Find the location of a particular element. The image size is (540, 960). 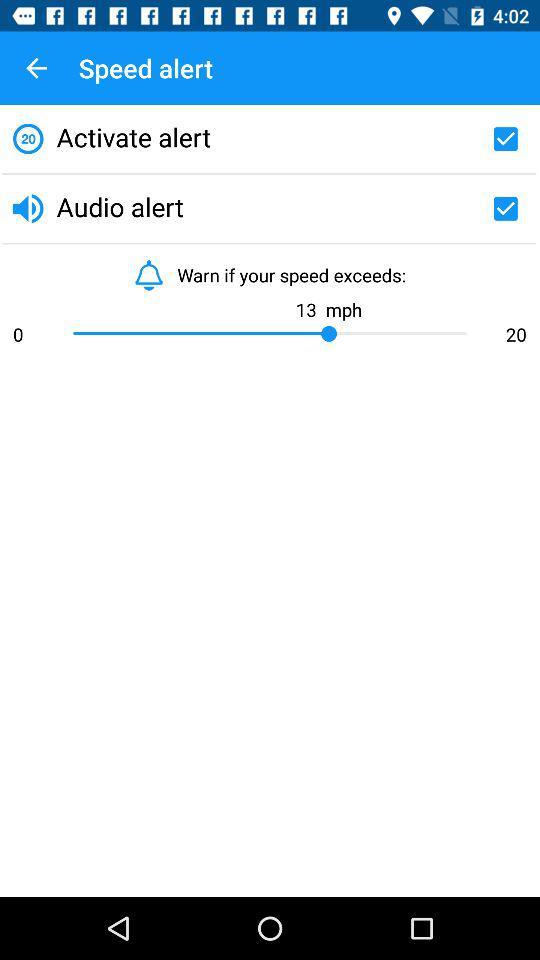

item next to the speed alert icon is located at coordinates (36, 68).